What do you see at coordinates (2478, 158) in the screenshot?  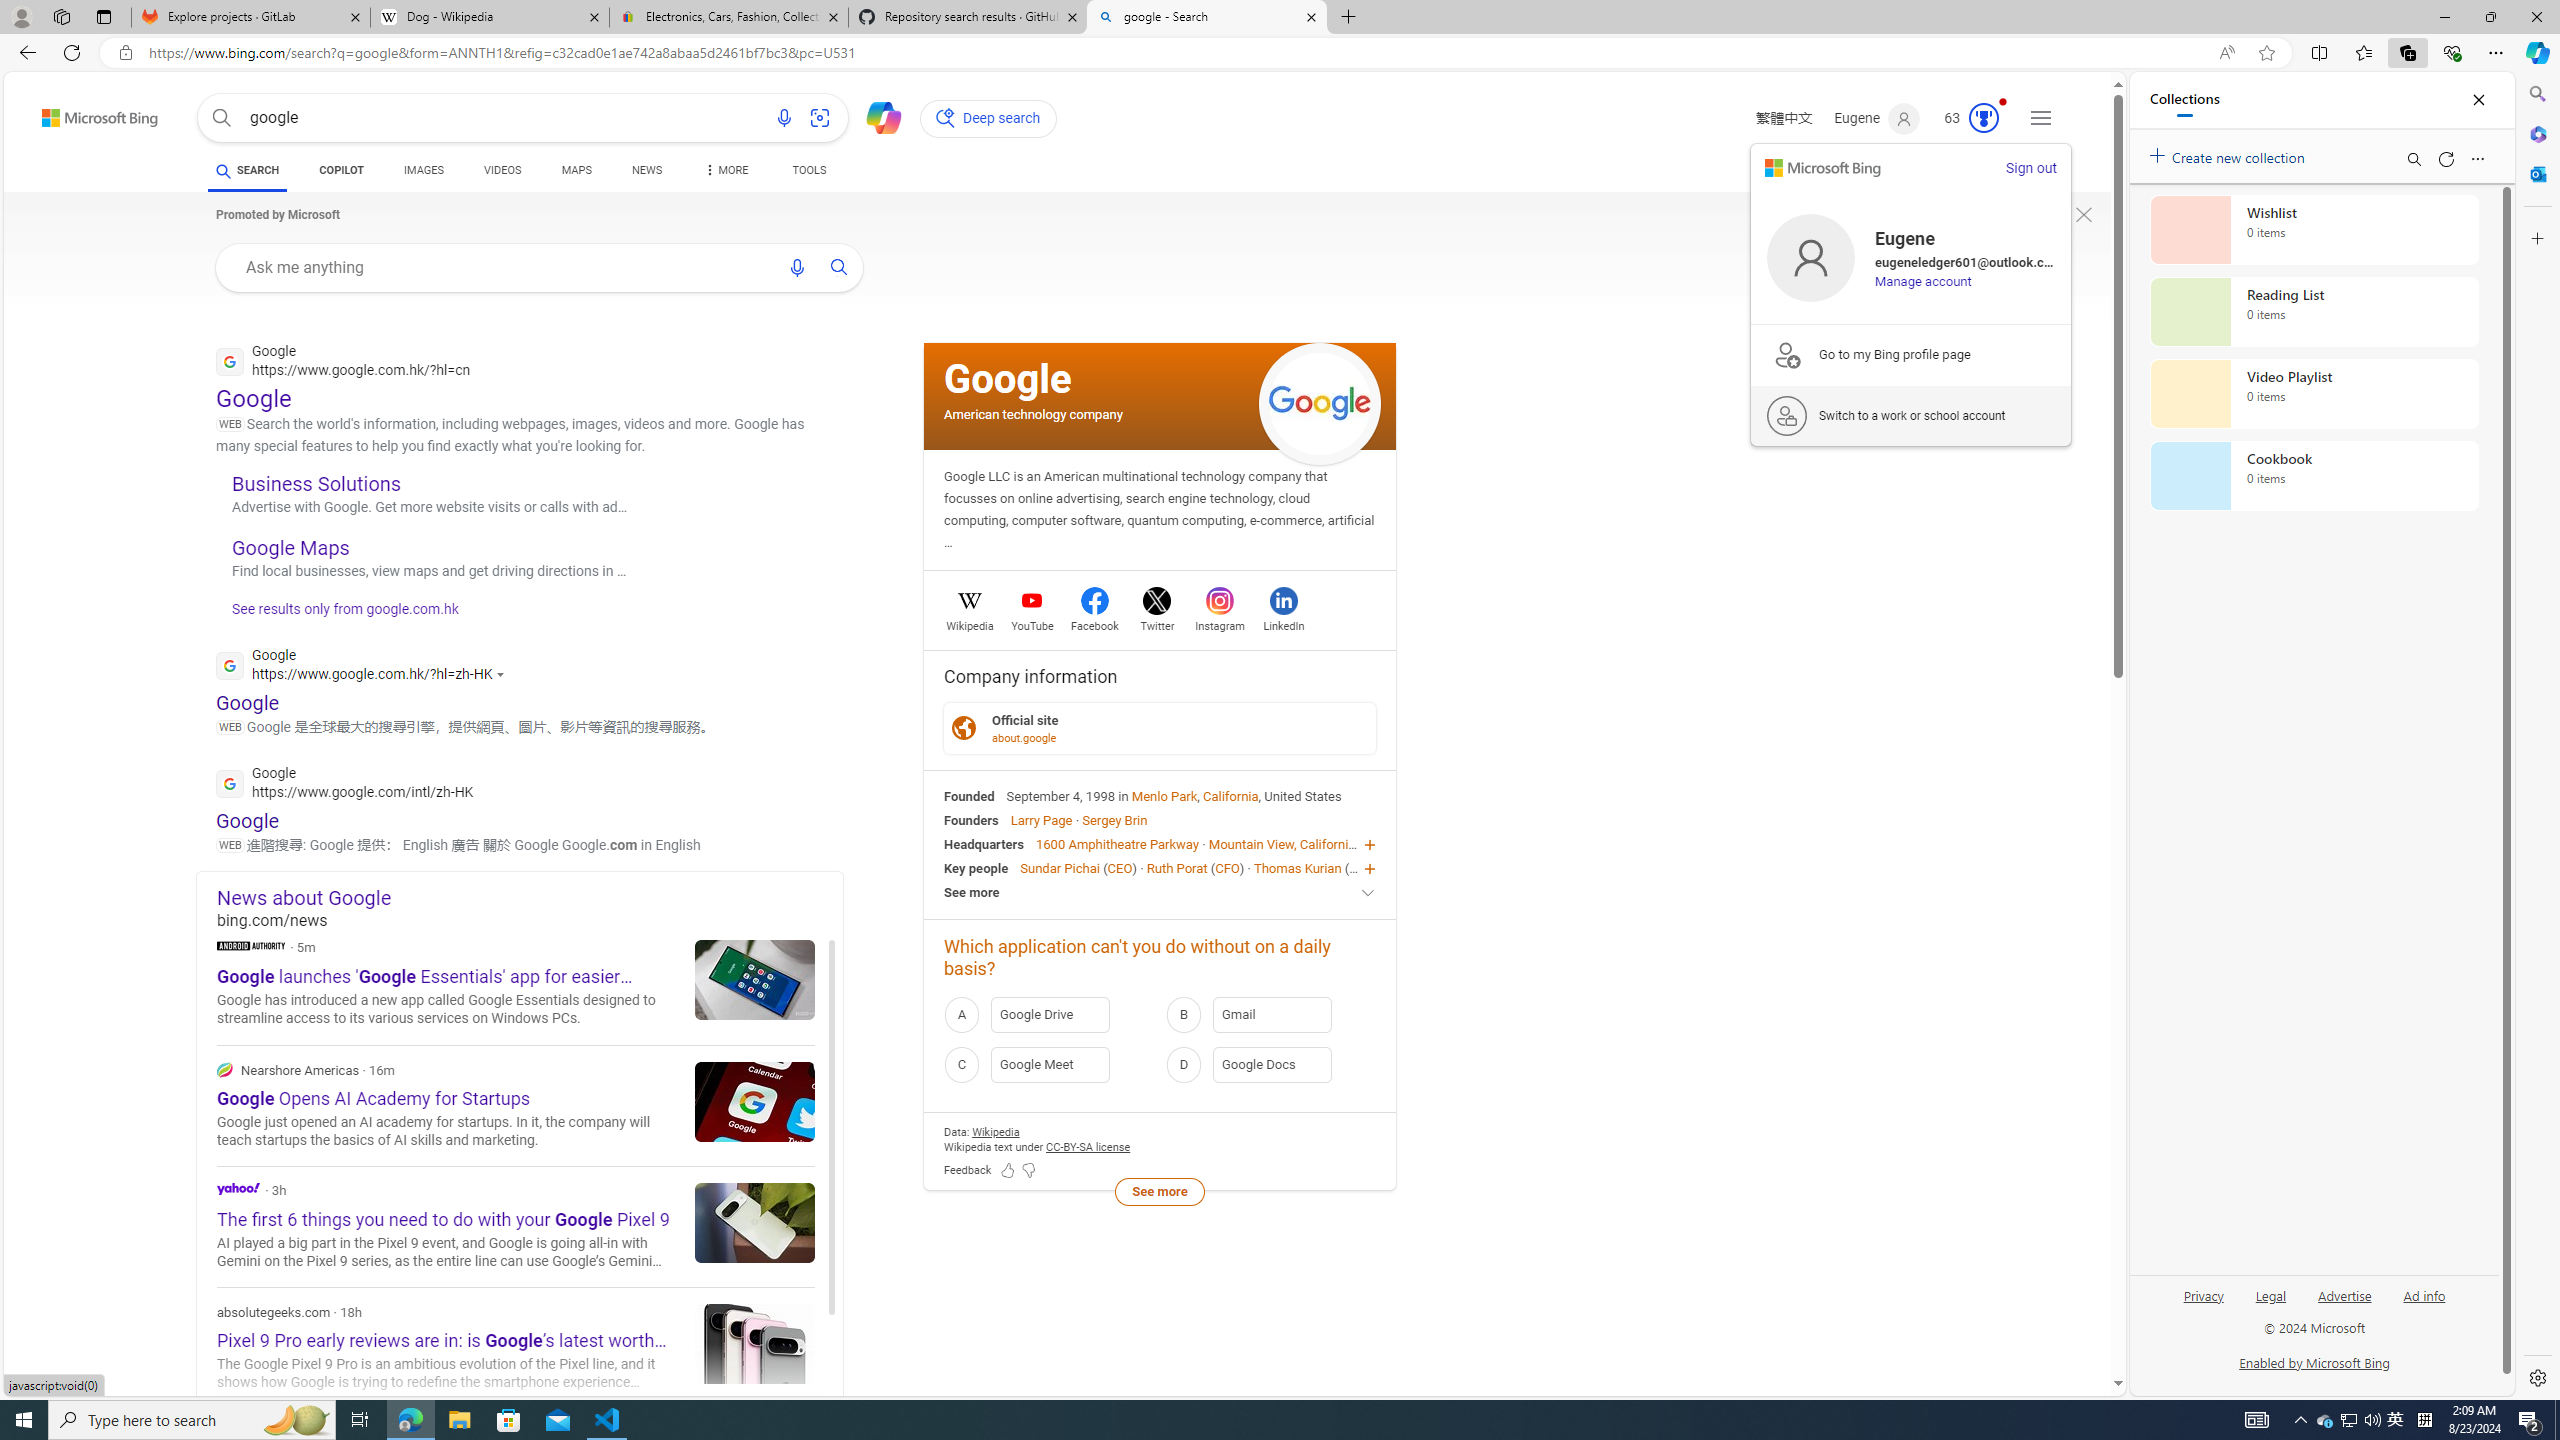 I see `'More options menu'` at bounding box center [2478, 158].